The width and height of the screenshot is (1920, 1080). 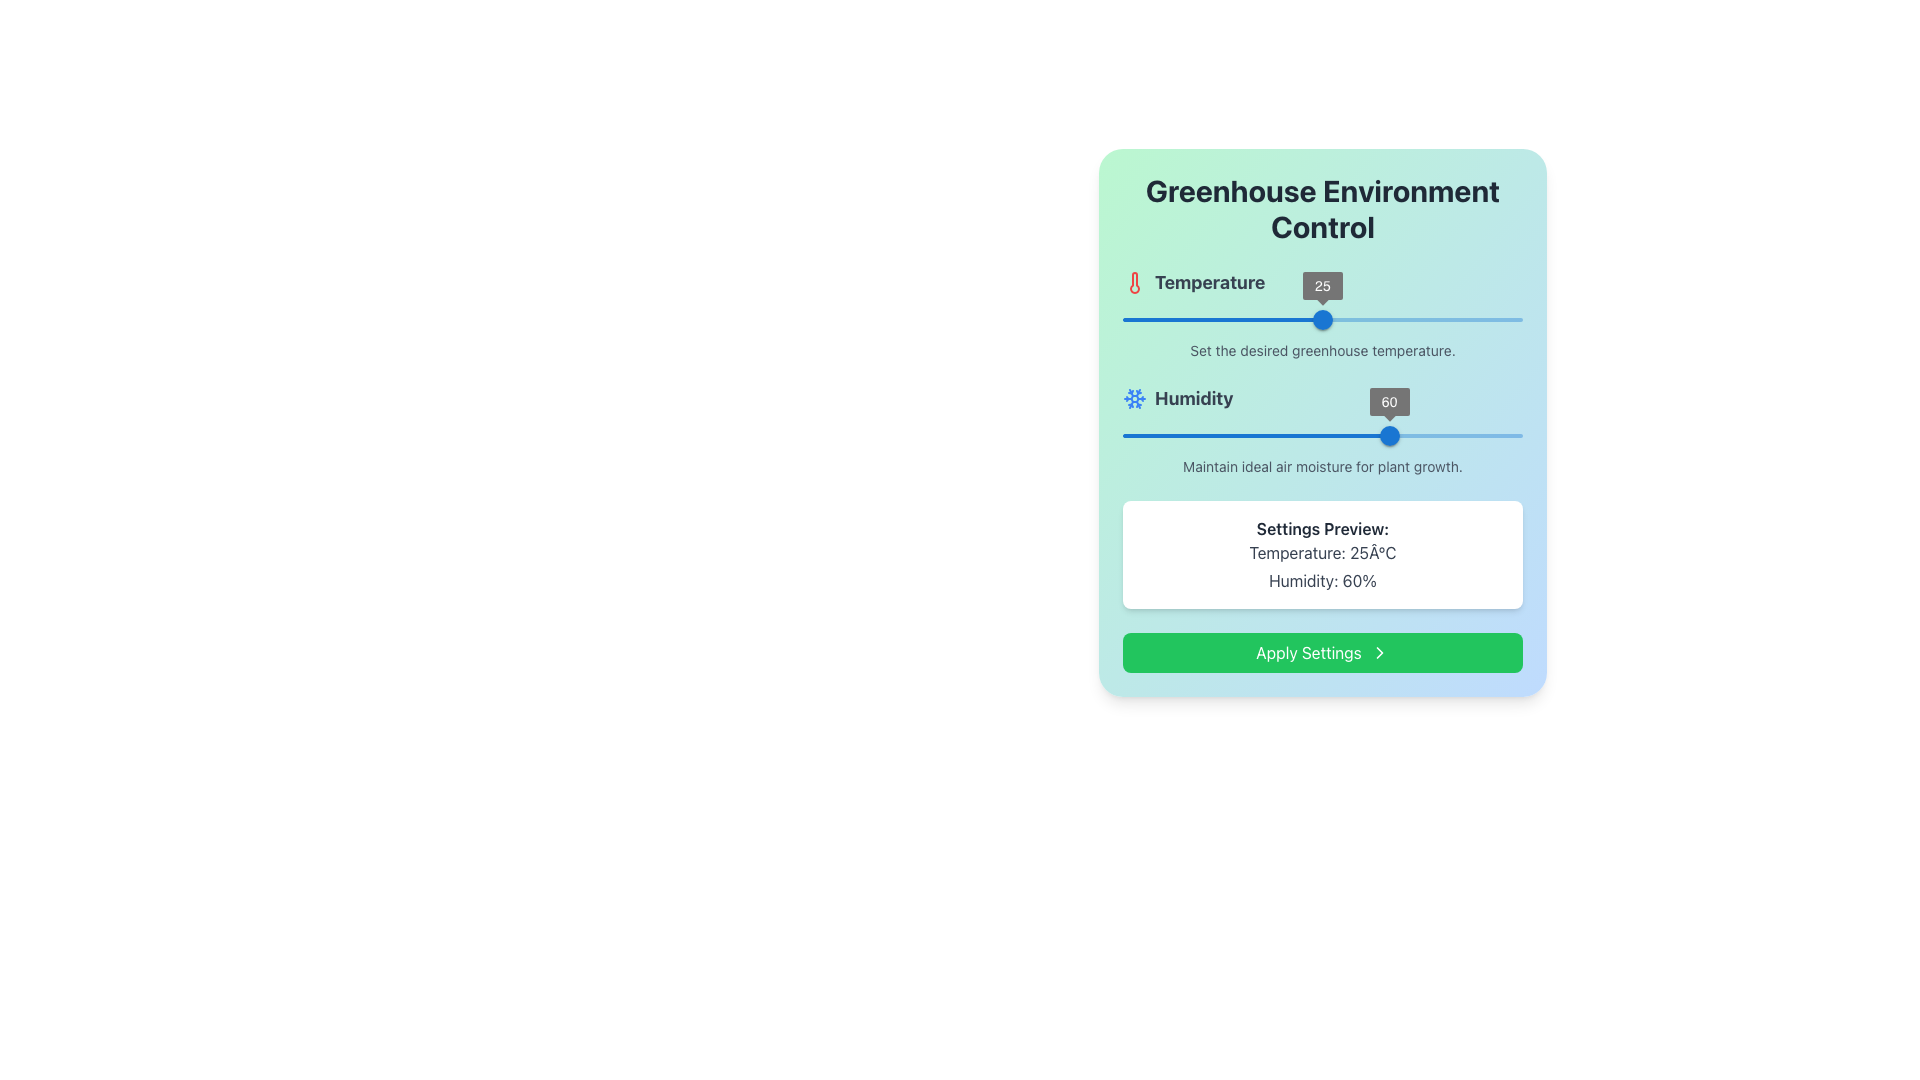 I want to click on temperature, so click(x=1118, y=319).